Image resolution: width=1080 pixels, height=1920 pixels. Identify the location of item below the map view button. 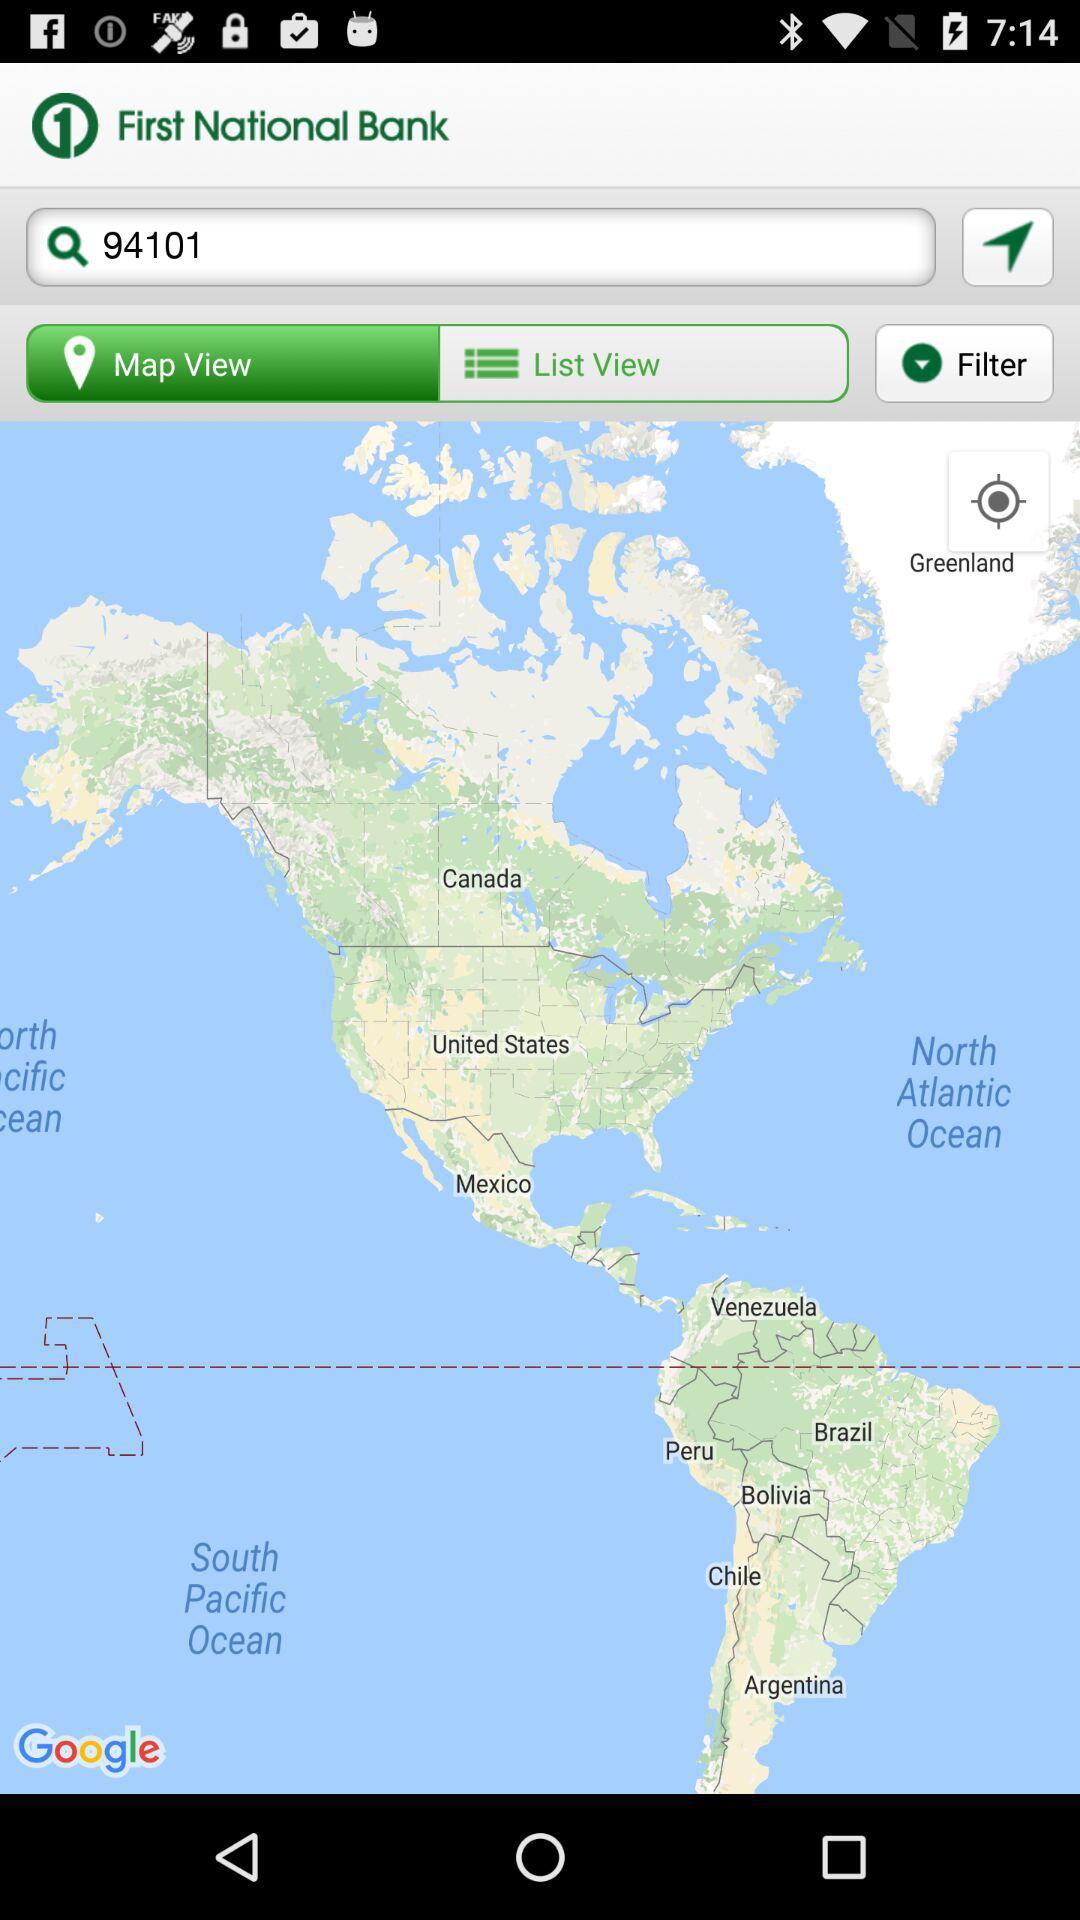
(540, 1106).